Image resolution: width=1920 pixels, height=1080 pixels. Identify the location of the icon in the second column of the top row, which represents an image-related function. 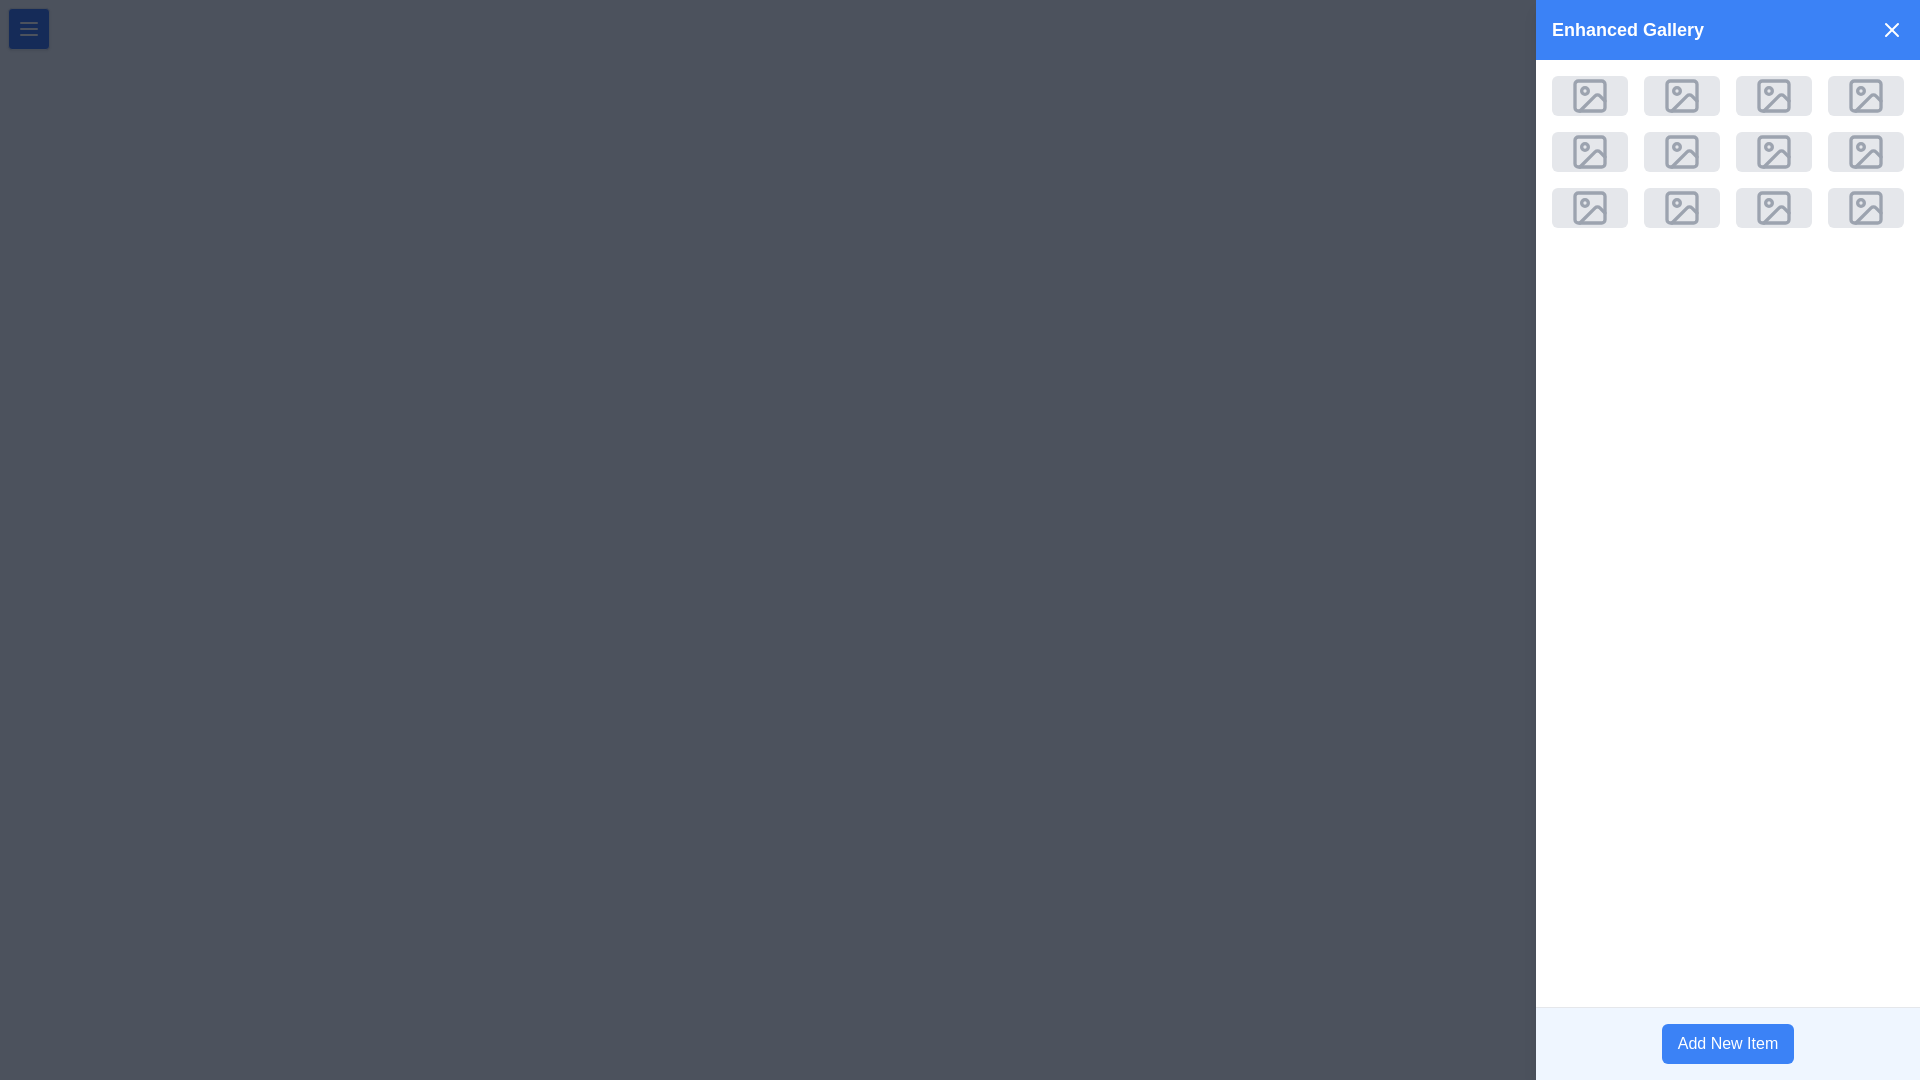
(1680, 96).